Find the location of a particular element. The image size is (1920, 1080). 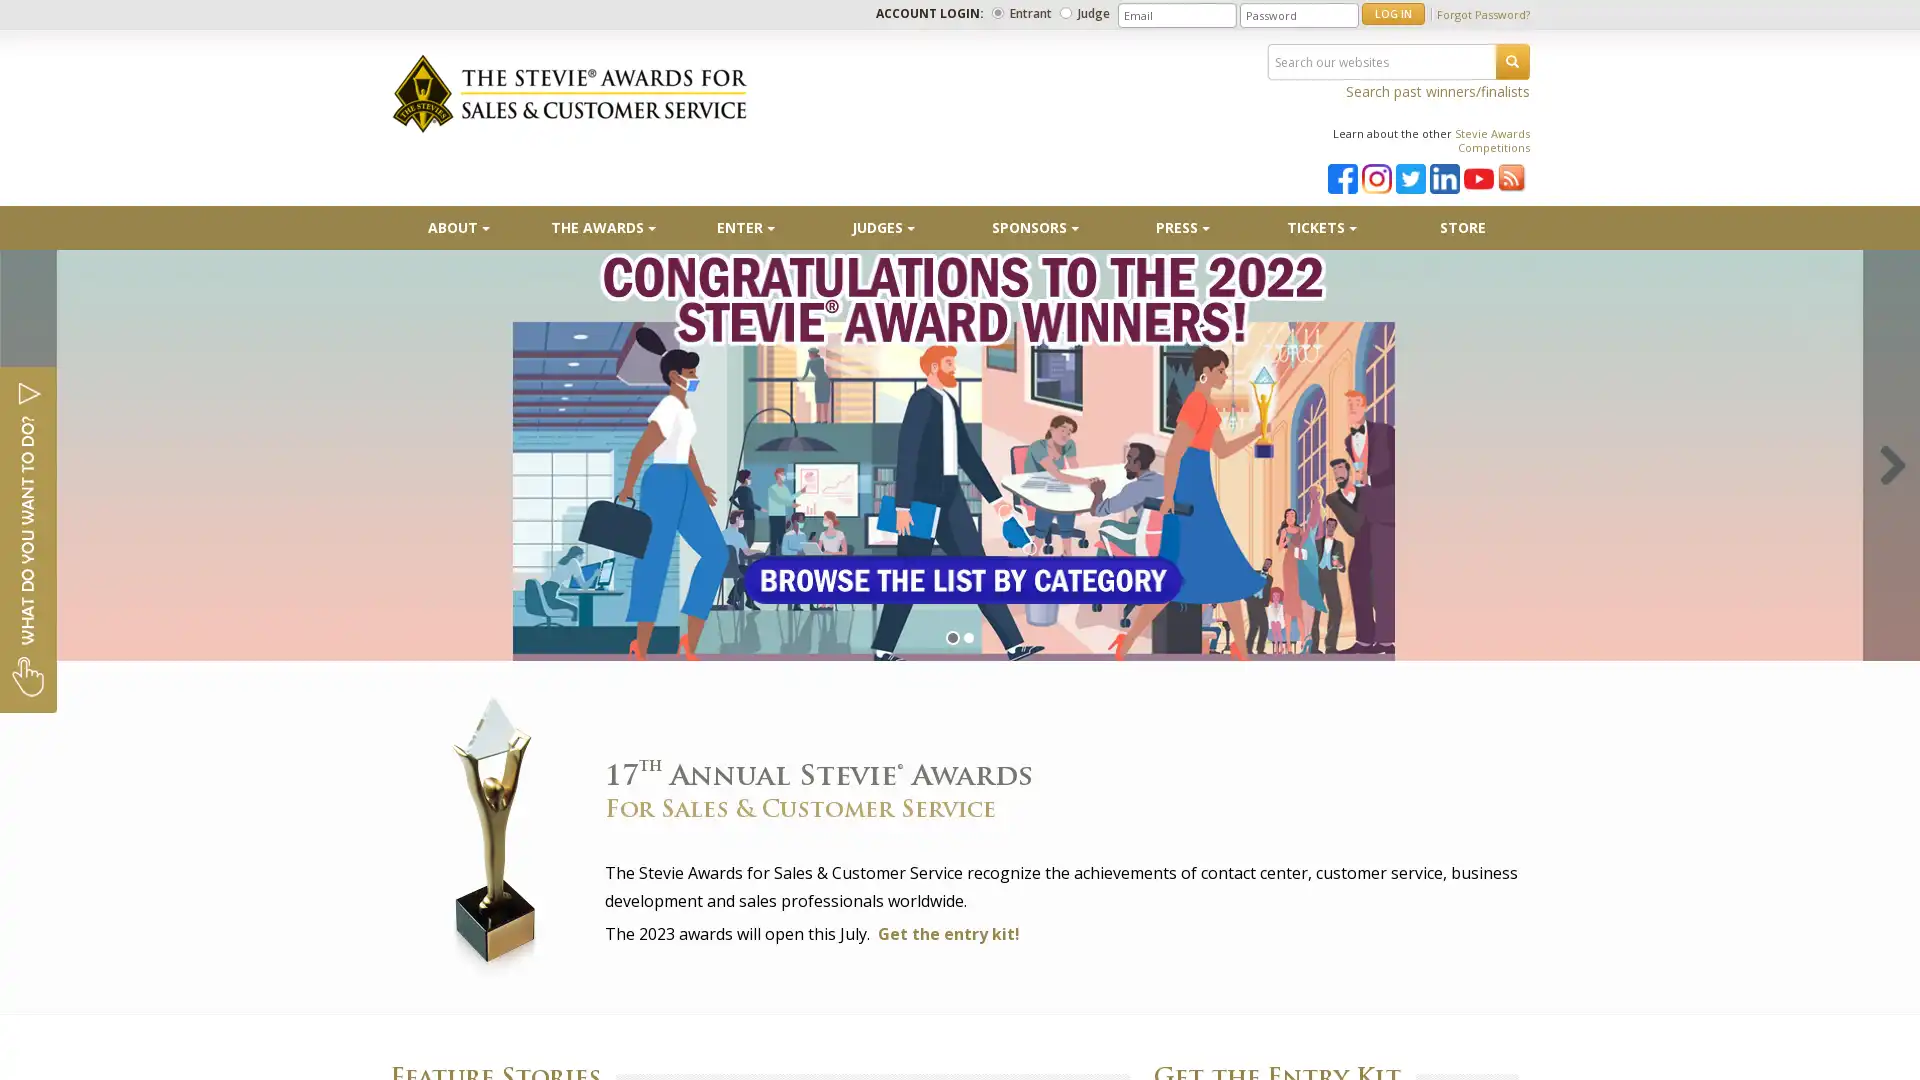

SEARCH is located at coordinates (1512, 60).